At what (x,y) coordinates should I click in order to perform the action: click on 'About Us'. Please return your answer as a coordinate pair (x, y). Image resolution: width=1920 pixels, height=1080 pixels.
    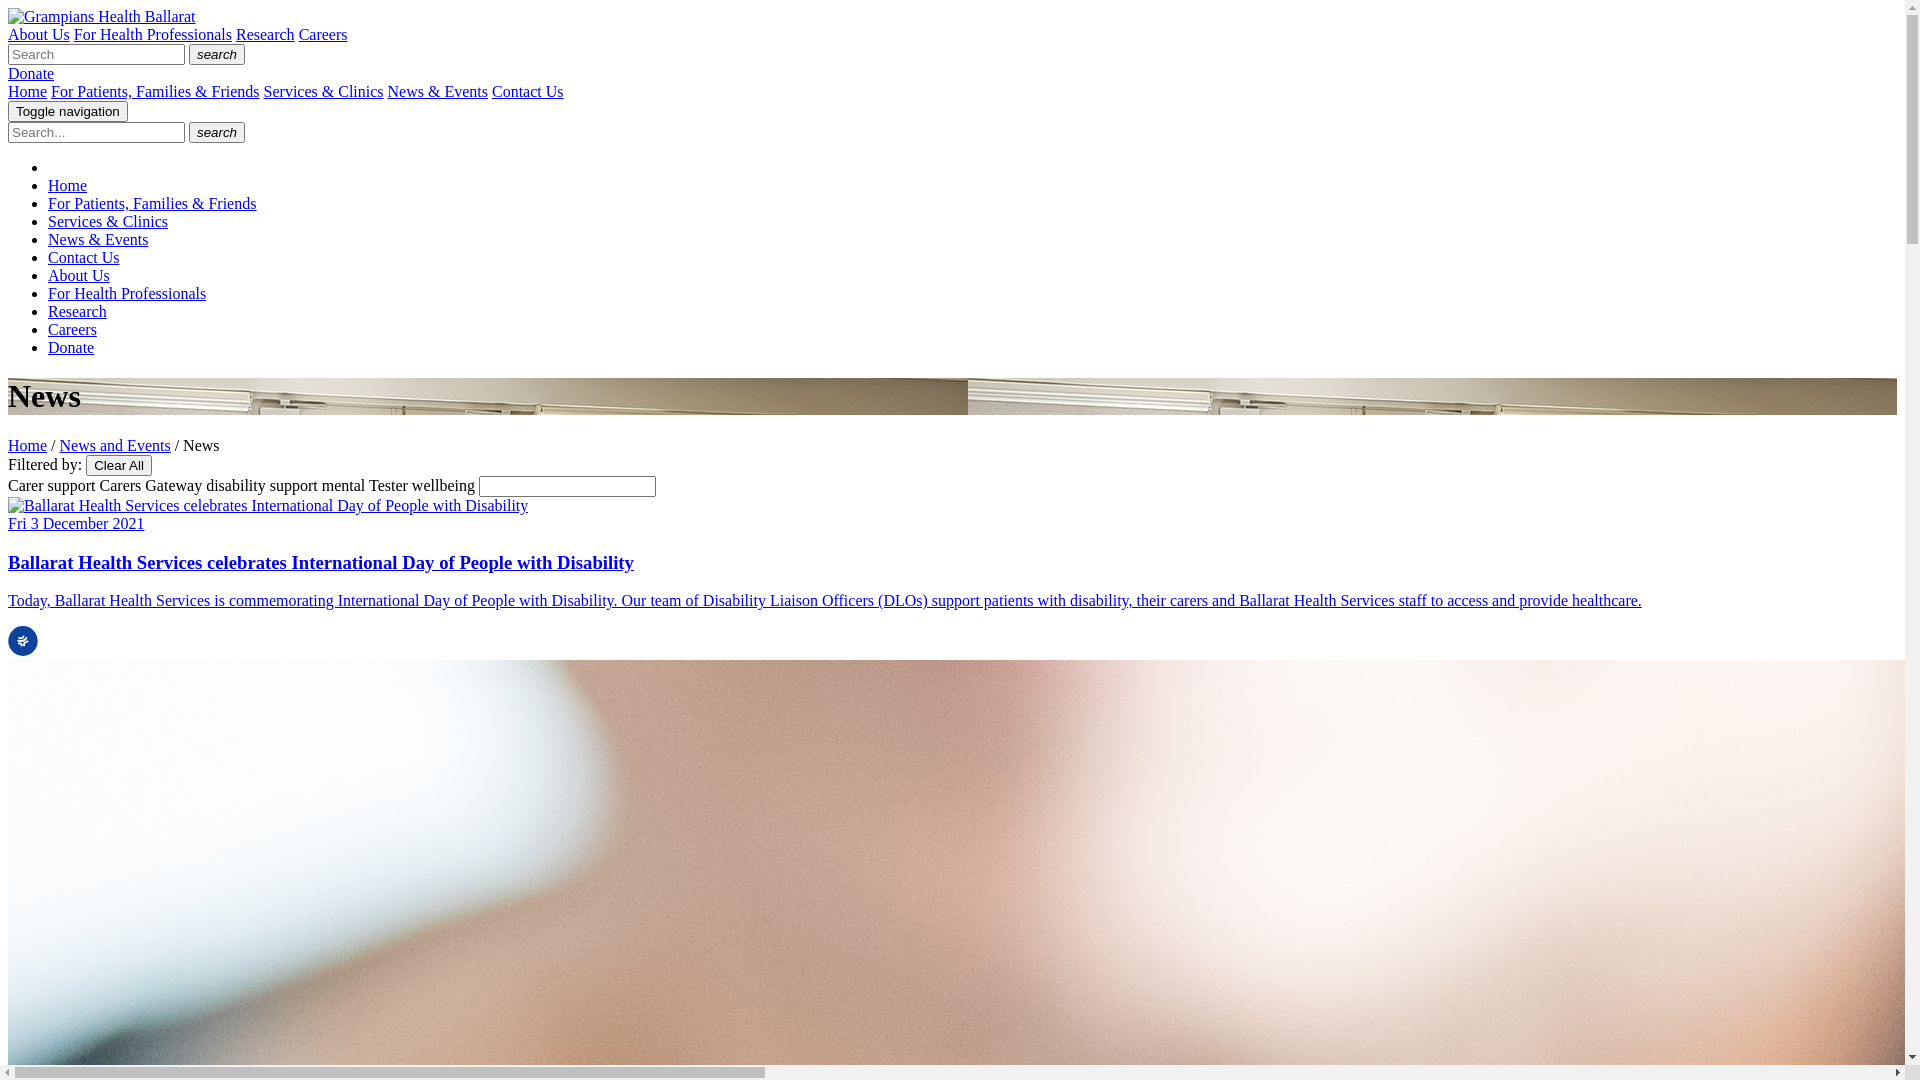
    Looking at the image, I should click on (78, 275).